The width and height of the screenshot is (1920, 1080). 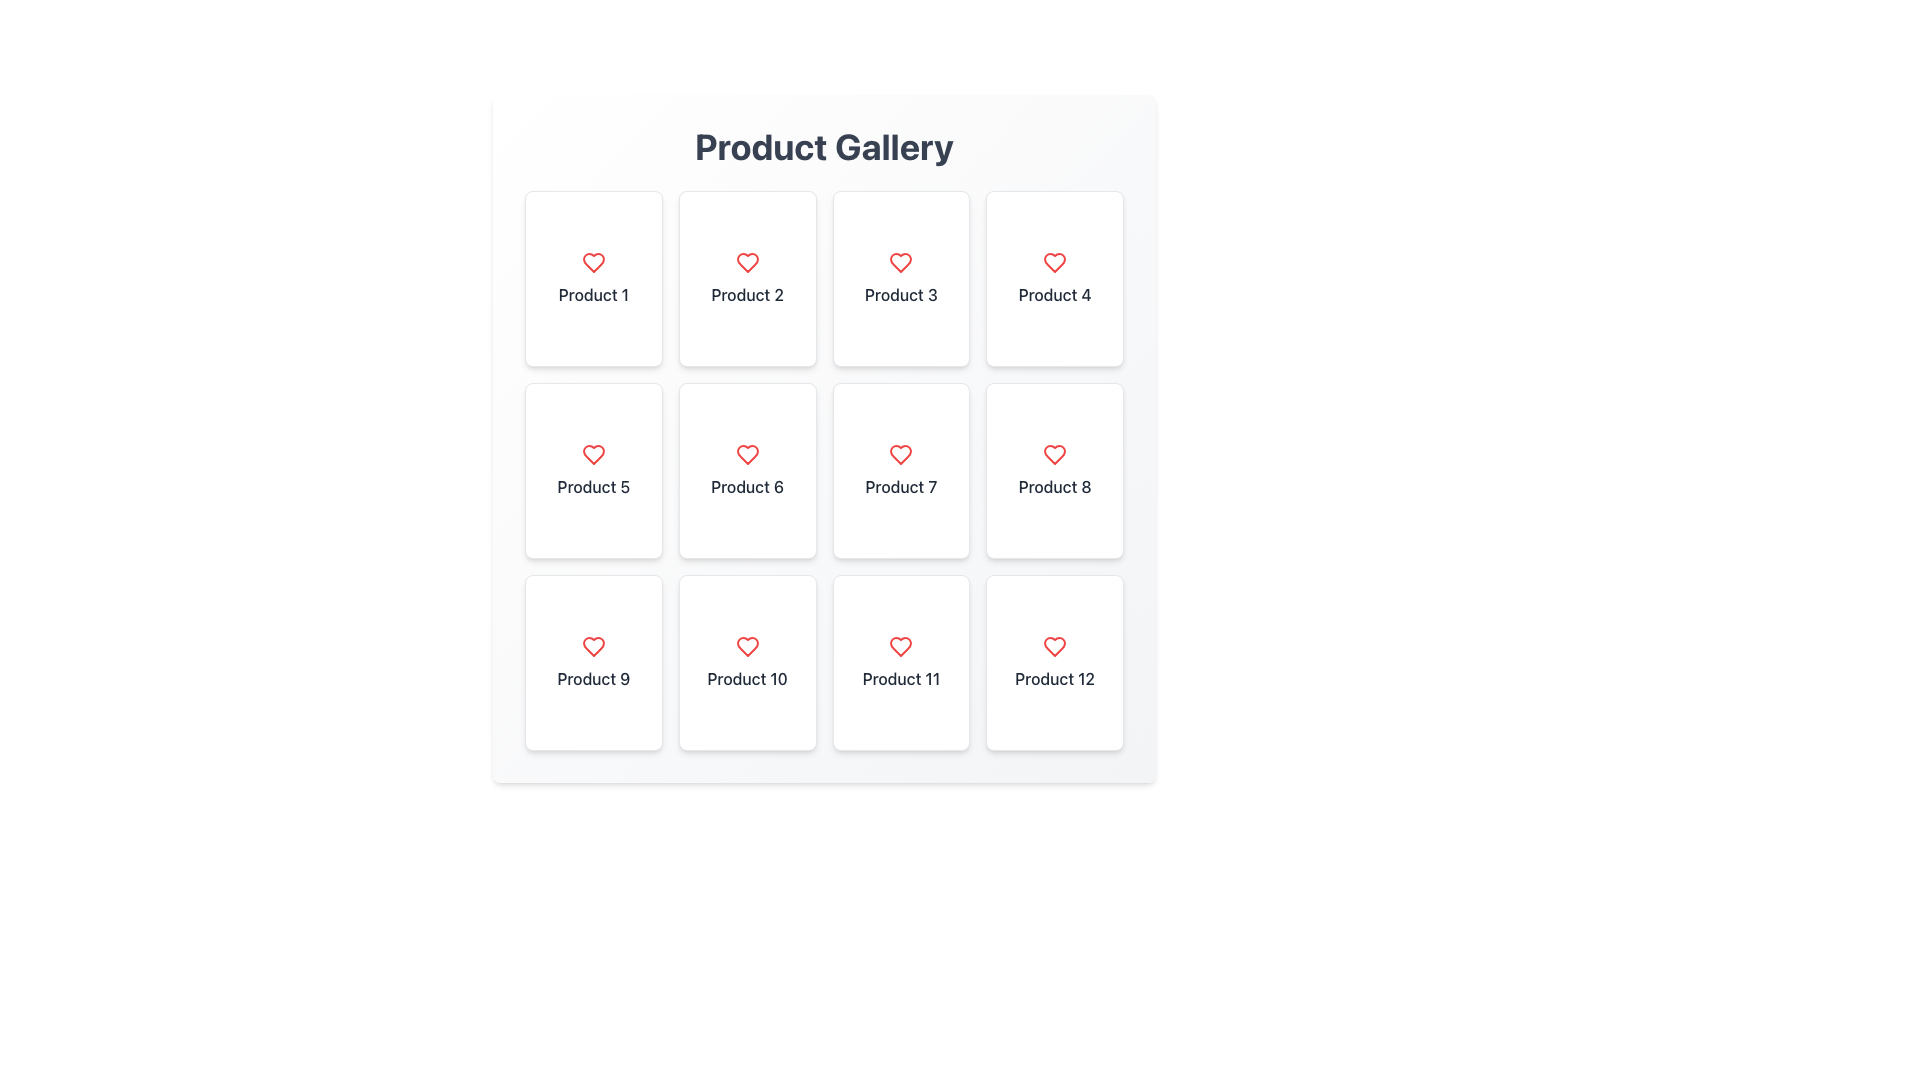 What do you see at coordinates (746, 455) in the screenshot?
I see `the red heart-shaped icon located at the top of the 'Product 6' card, which is in the second row and second column of the grid layout` at bounding box center [746, 455].